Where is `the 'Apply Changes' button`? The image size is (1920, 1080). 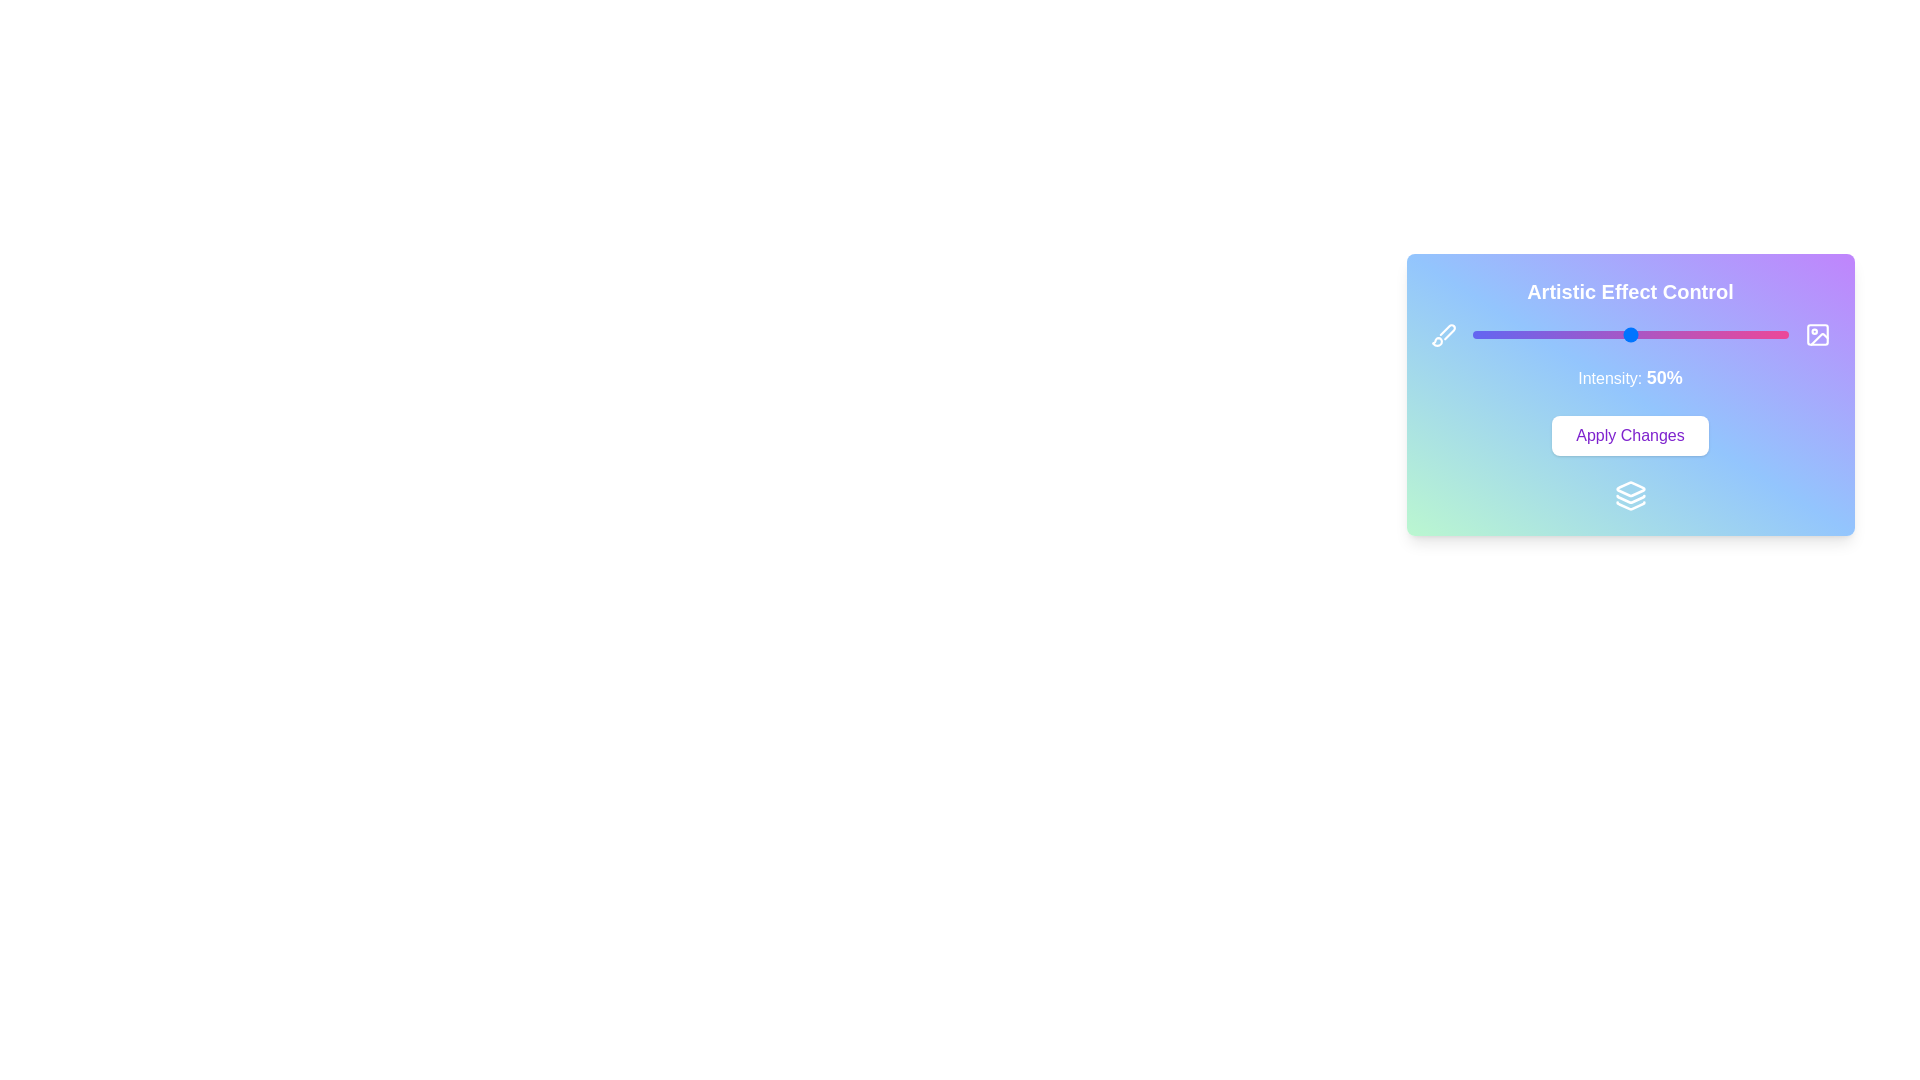
the 'Apply Changes' button is located at coordinates (1630, 434).